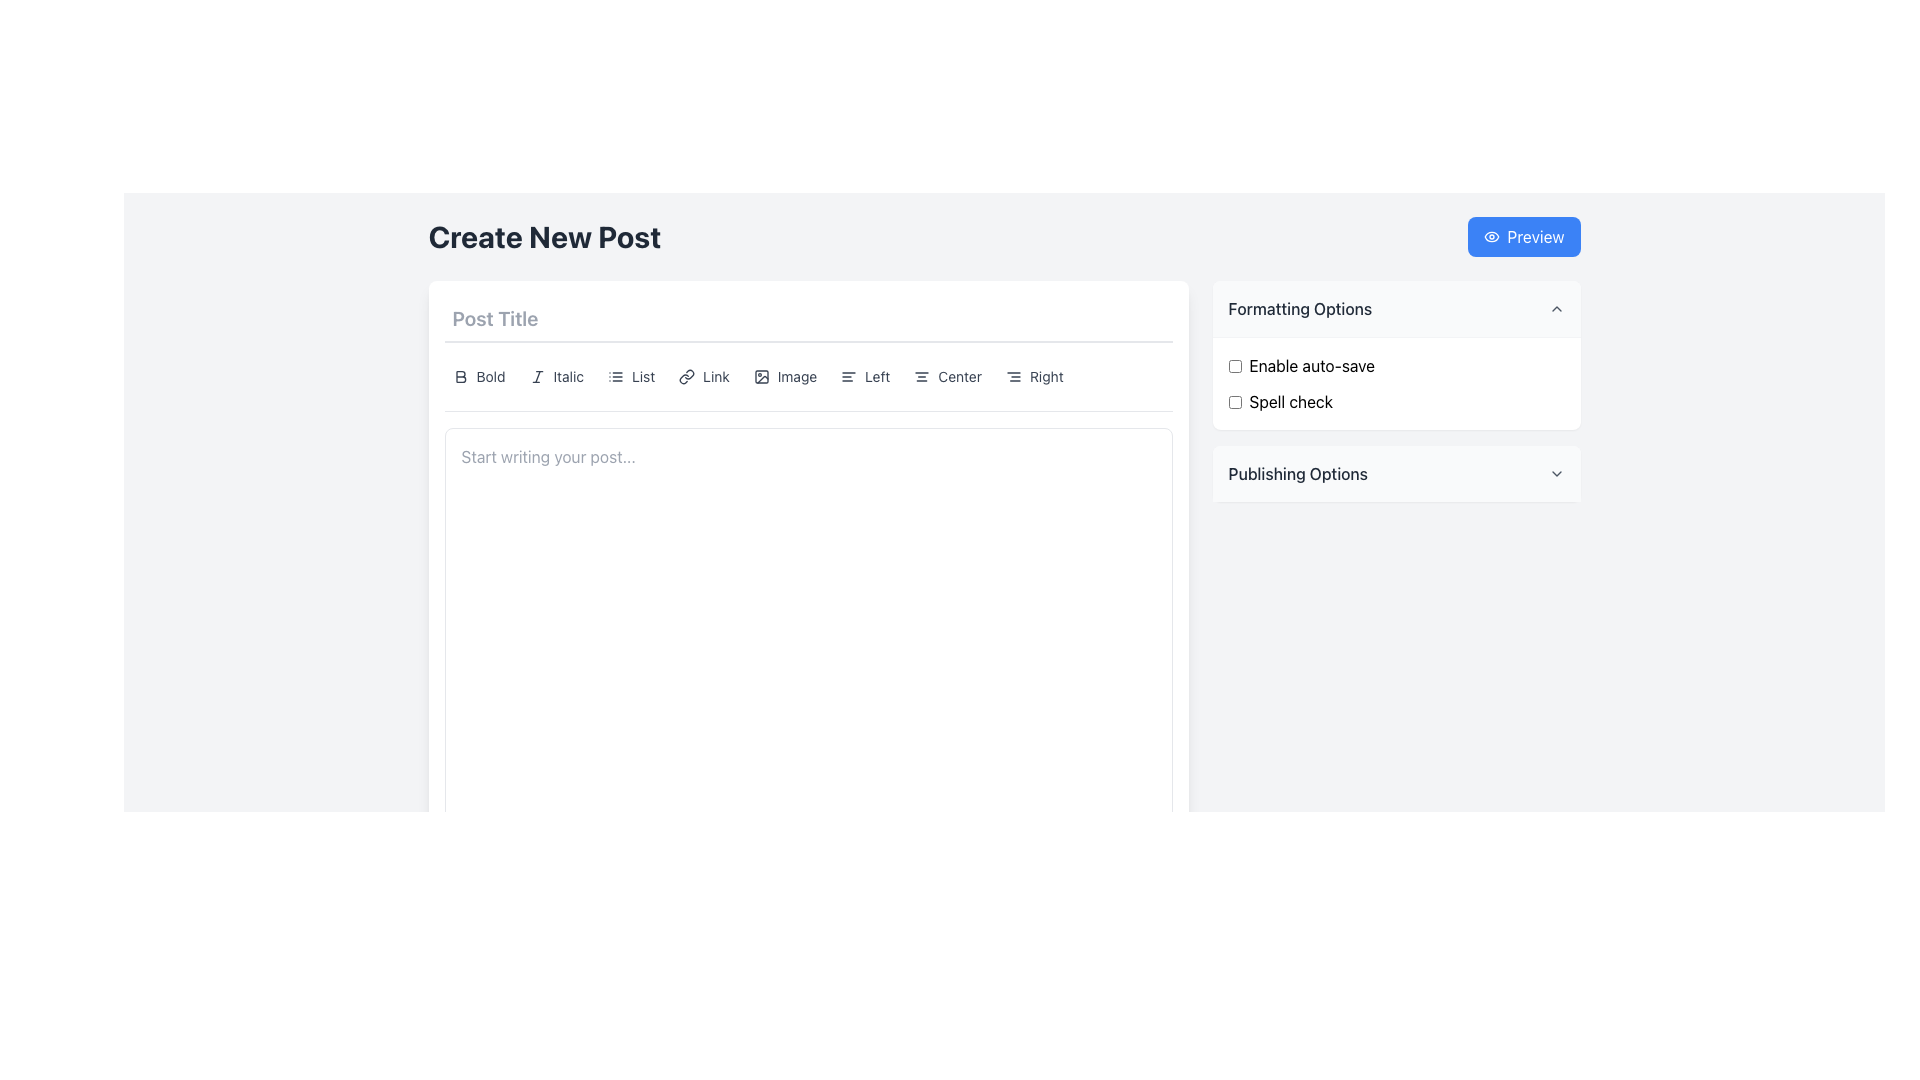  Describe the element at coordinates (877, 377) in the screenshot. I see `the 'Left' alignment option label, which adjusts the text alignment to the left` at that location.